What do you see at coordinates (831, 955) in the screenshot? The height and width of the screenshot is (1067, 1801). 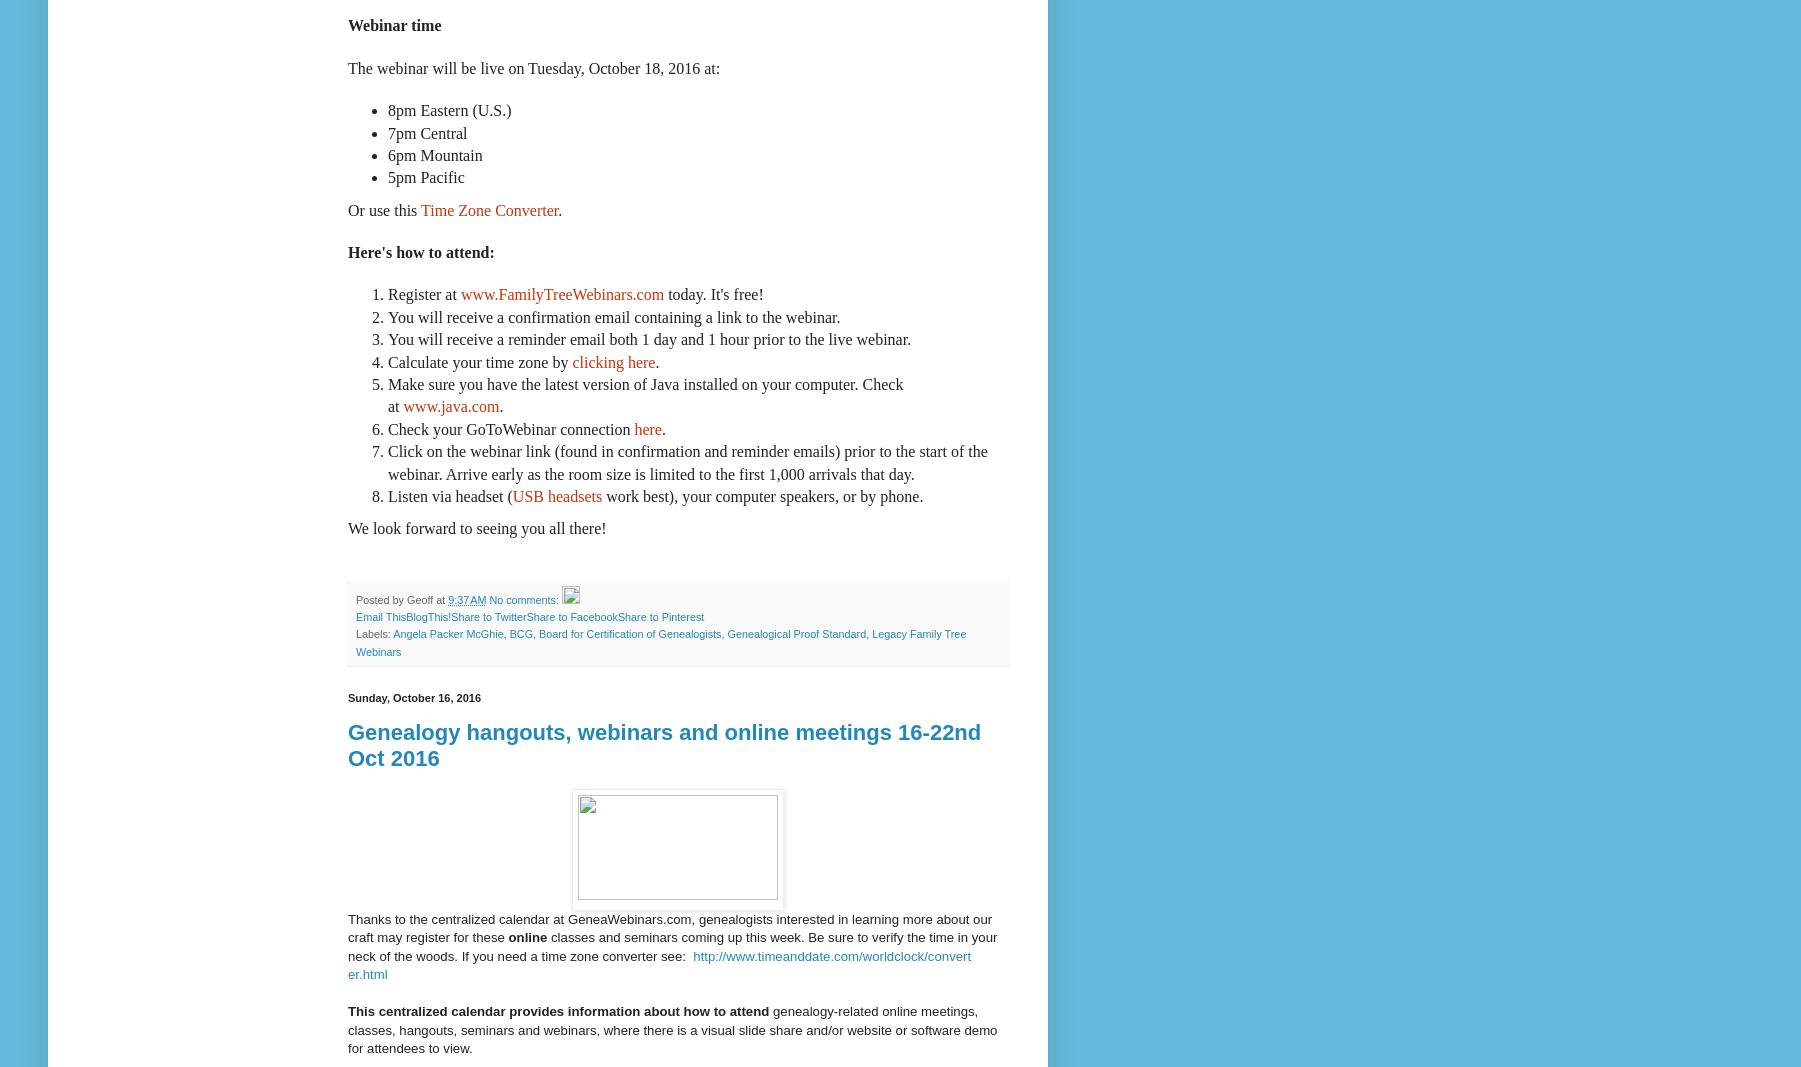 I see `'anddate.com/wor'` at bounding box center [831, 955].